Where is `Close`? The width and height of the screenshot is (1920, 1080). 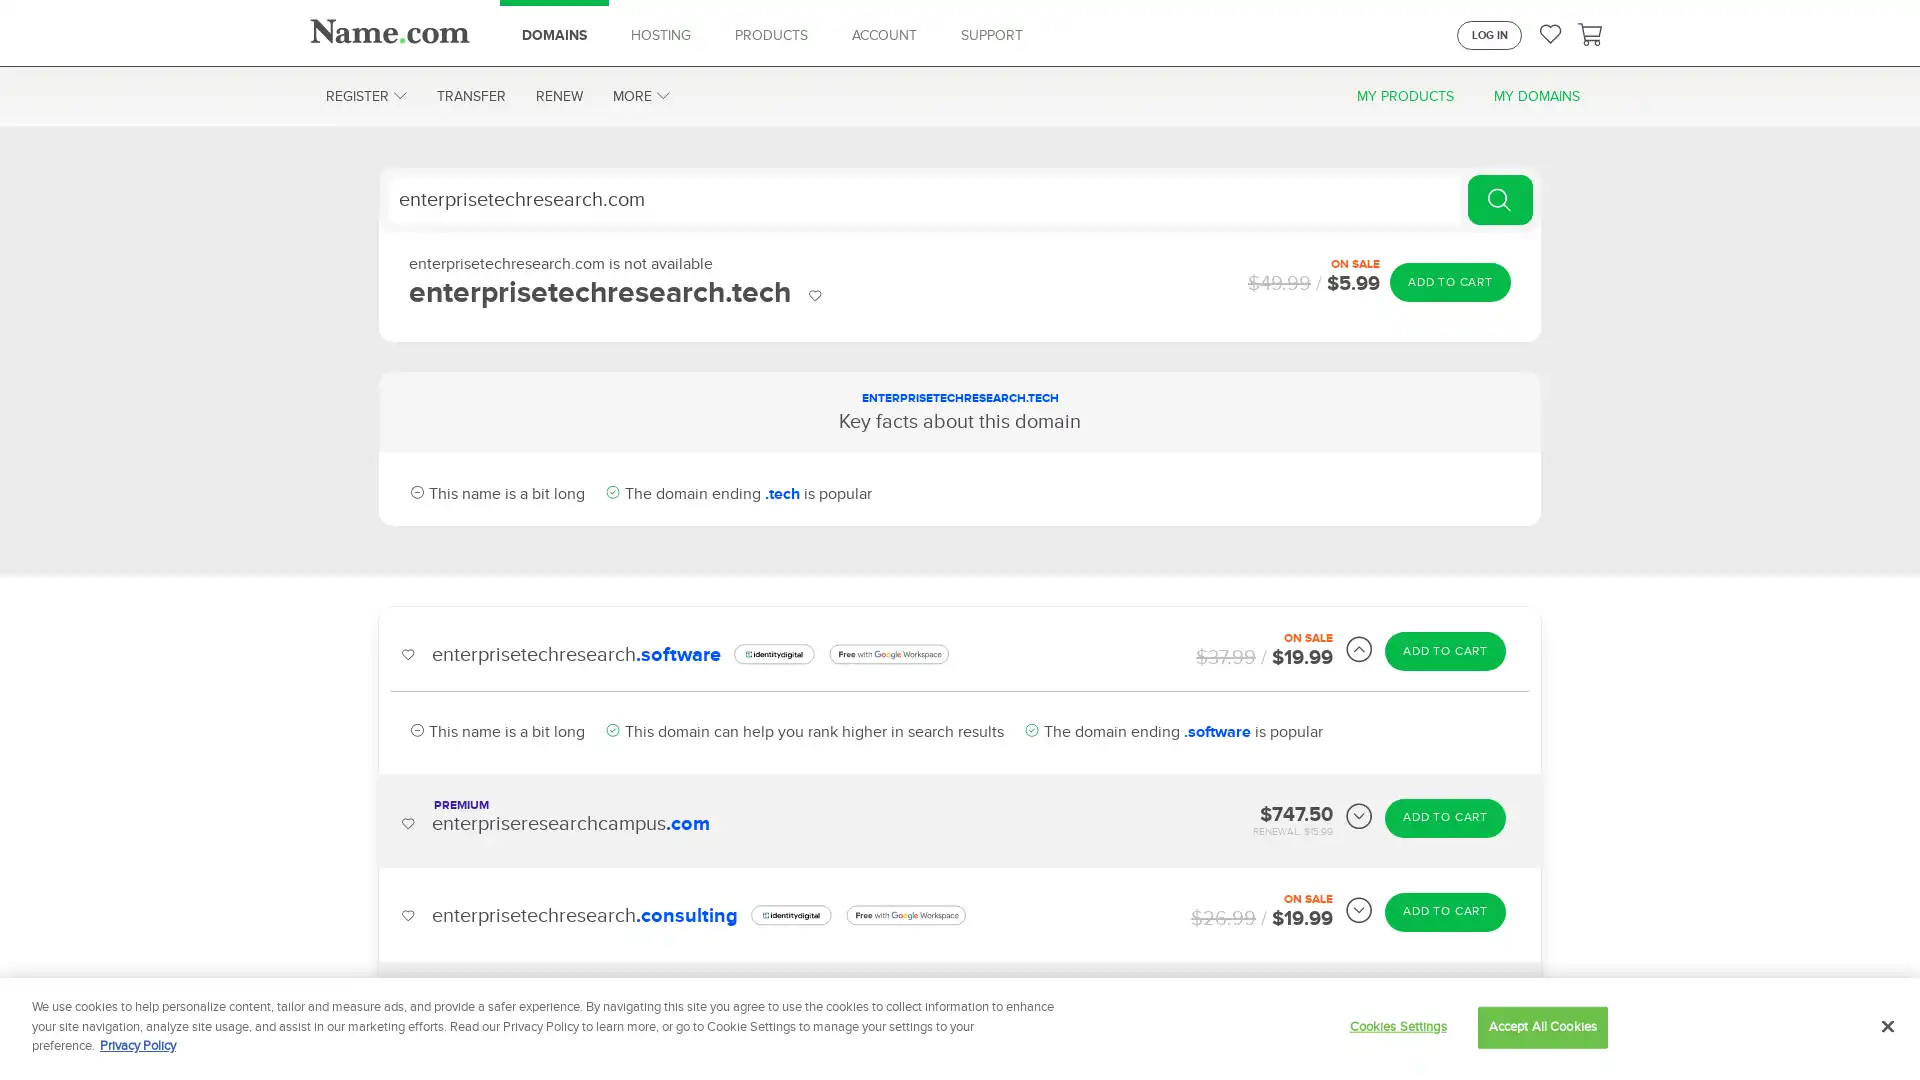
Close is located at coordinates (1886, 1026).